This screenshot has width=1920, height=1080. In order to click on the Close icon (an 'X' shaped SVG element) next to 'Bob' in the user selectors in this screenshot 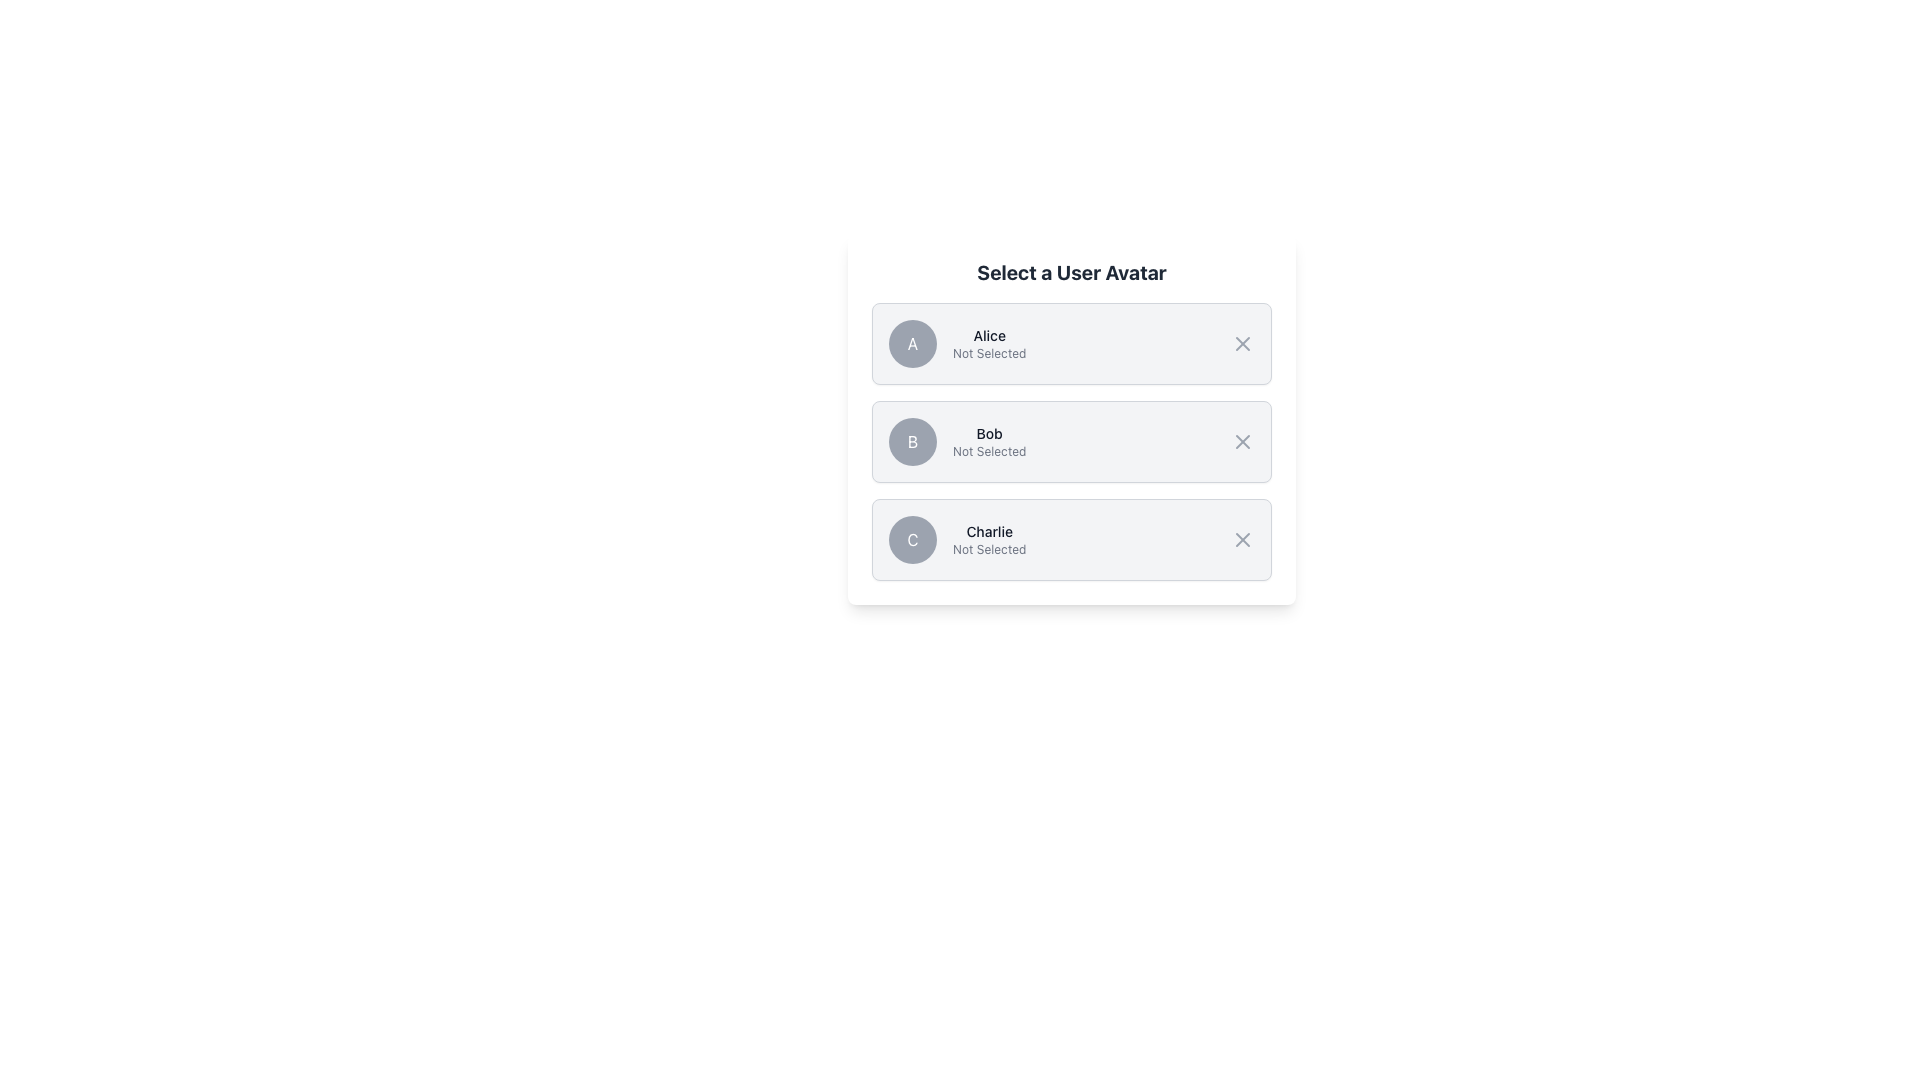, I will do `click(1242, 441)`.